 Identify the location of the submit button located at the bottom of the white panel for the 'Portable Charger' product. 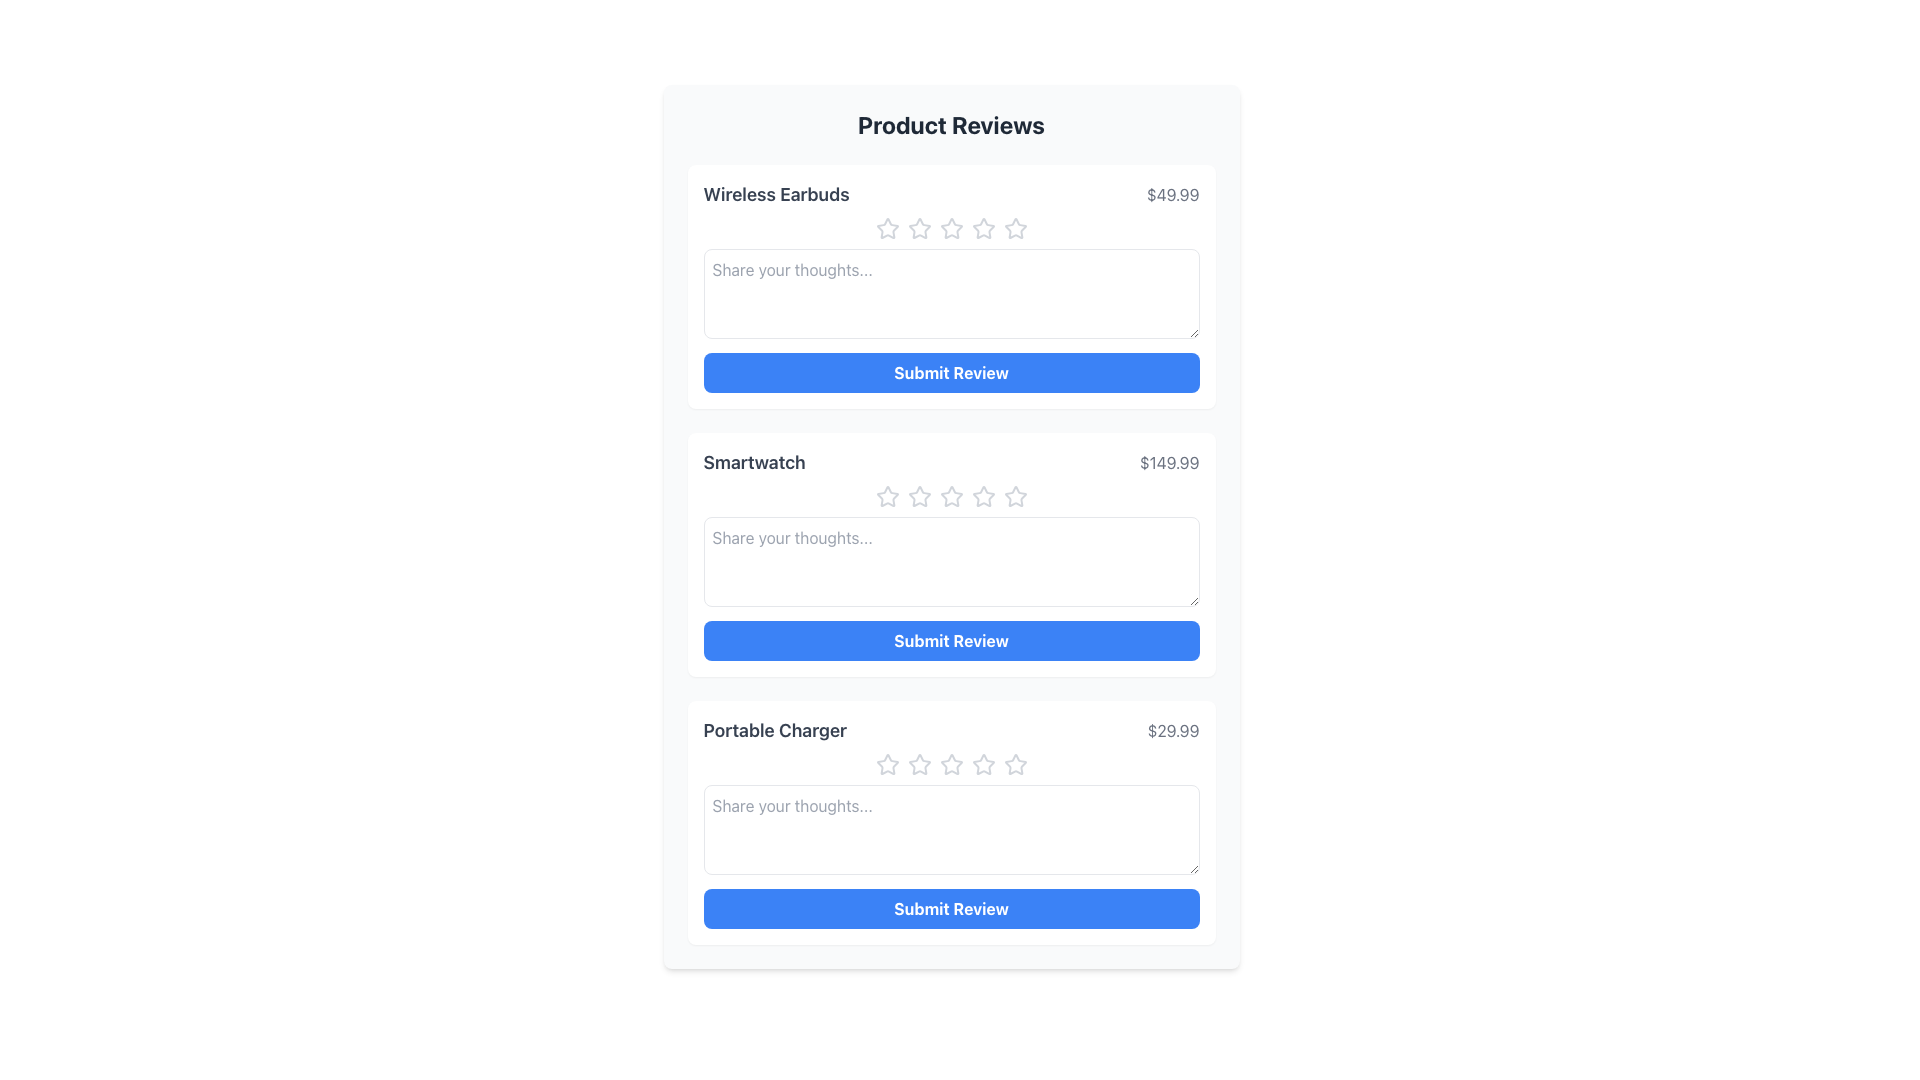
(950, 909).